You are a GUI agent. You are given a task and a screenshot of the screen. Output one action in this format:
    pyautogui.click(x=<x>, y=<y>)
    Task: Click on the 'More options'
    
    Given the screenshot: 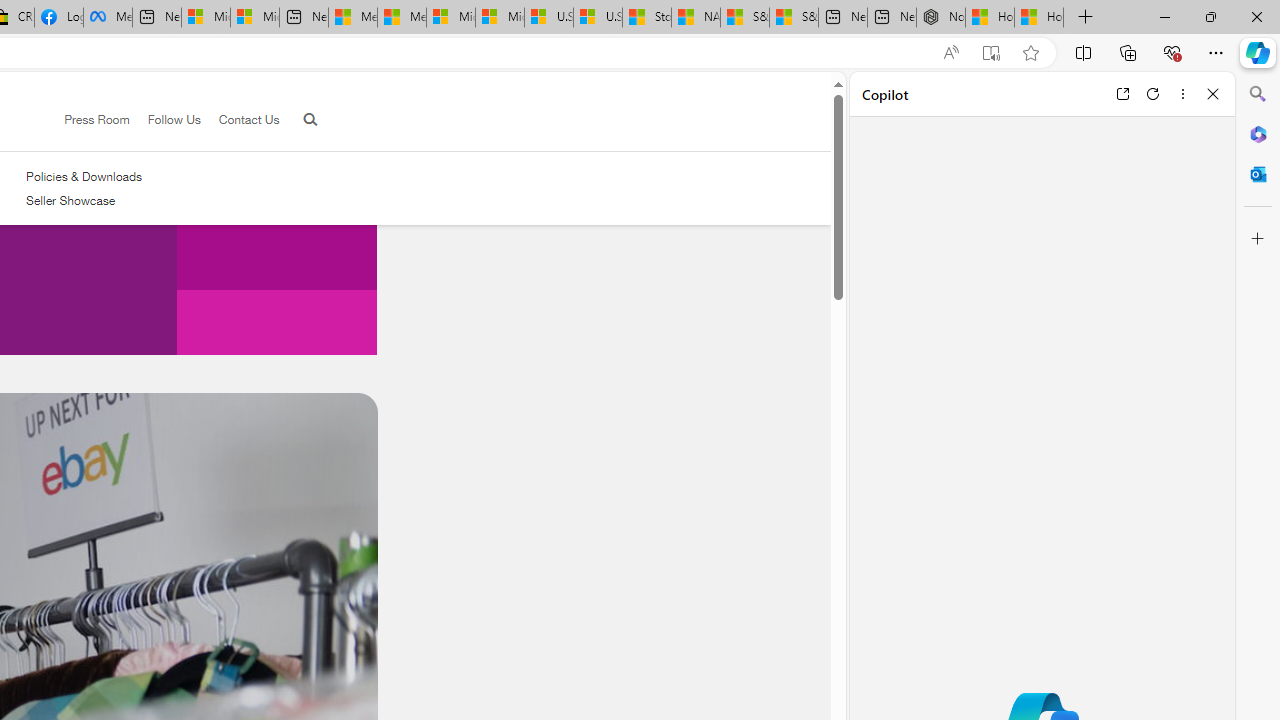 What is the action you would take?
    pyautogui.click(x=1182, y=93)
    